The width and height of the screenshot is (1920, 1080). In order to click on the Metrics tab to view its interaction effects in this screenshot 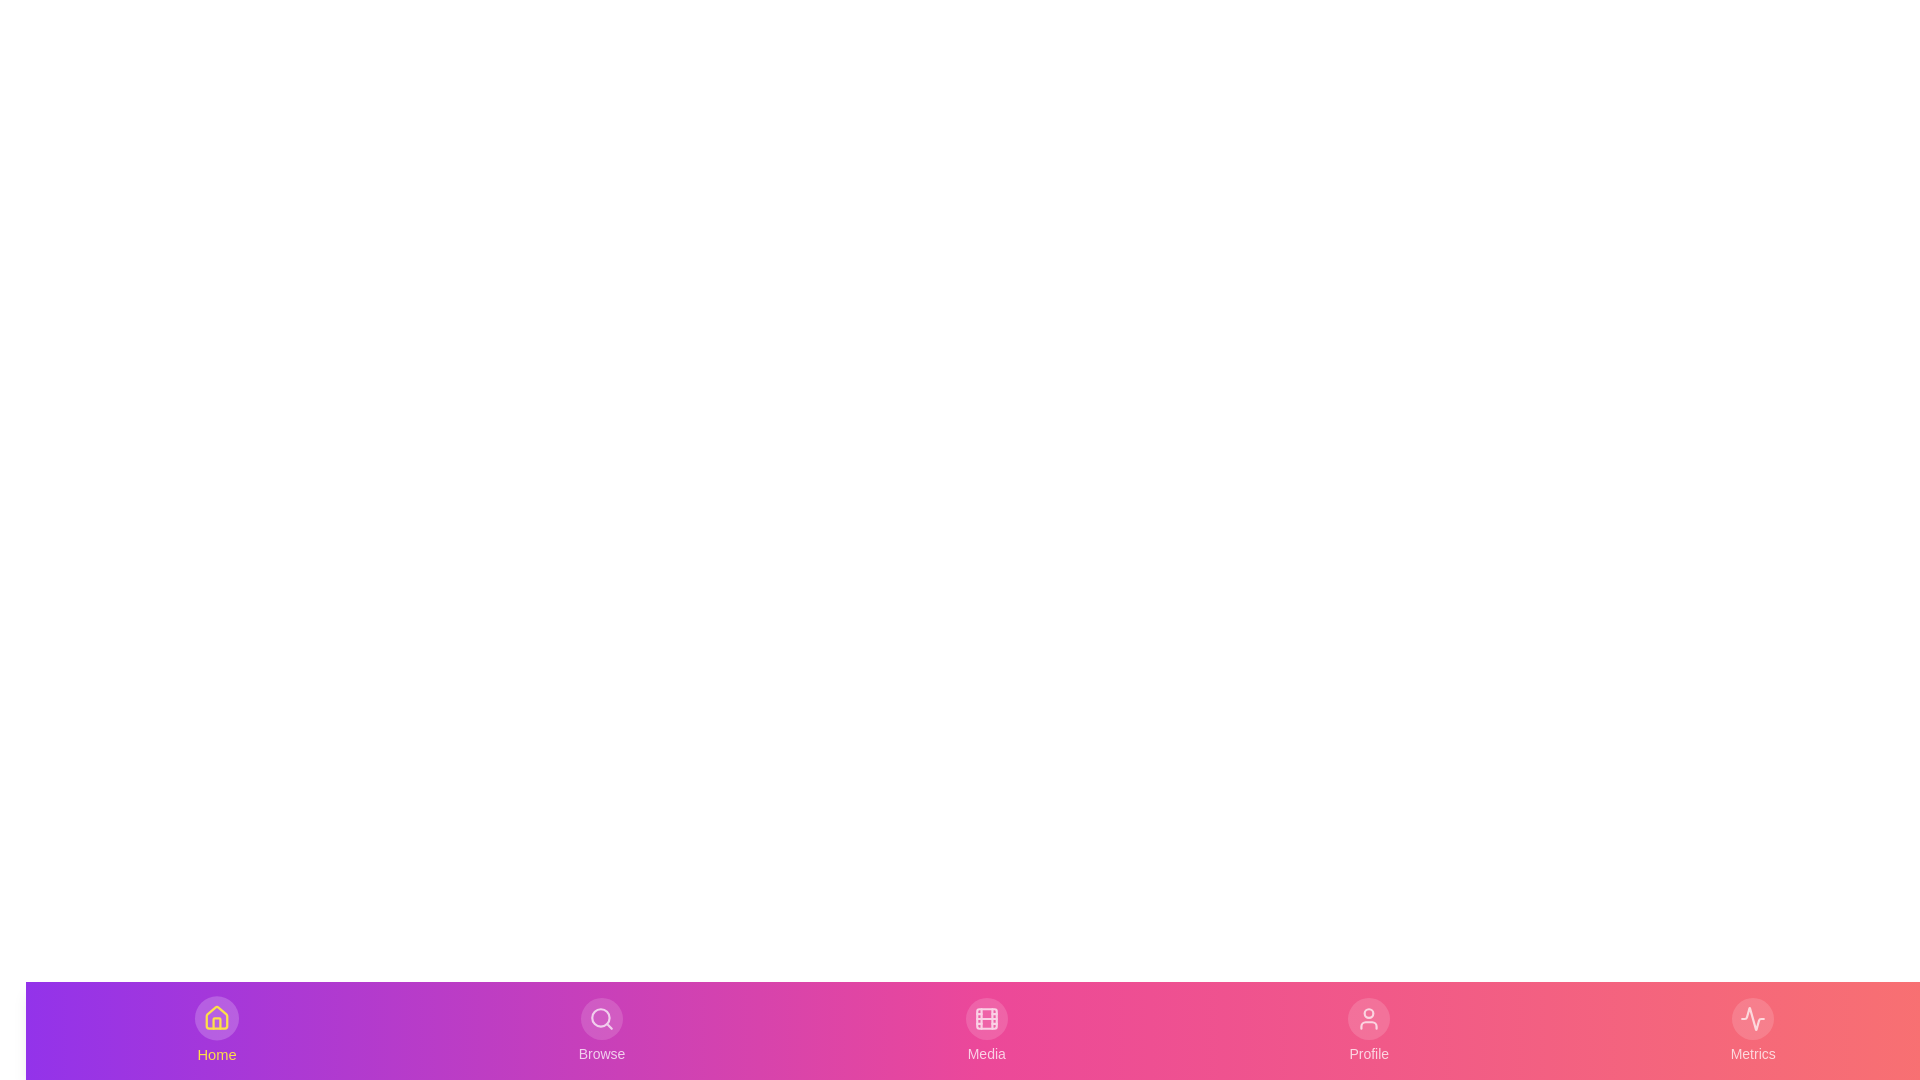, I will do `click(1751, 1030)`.